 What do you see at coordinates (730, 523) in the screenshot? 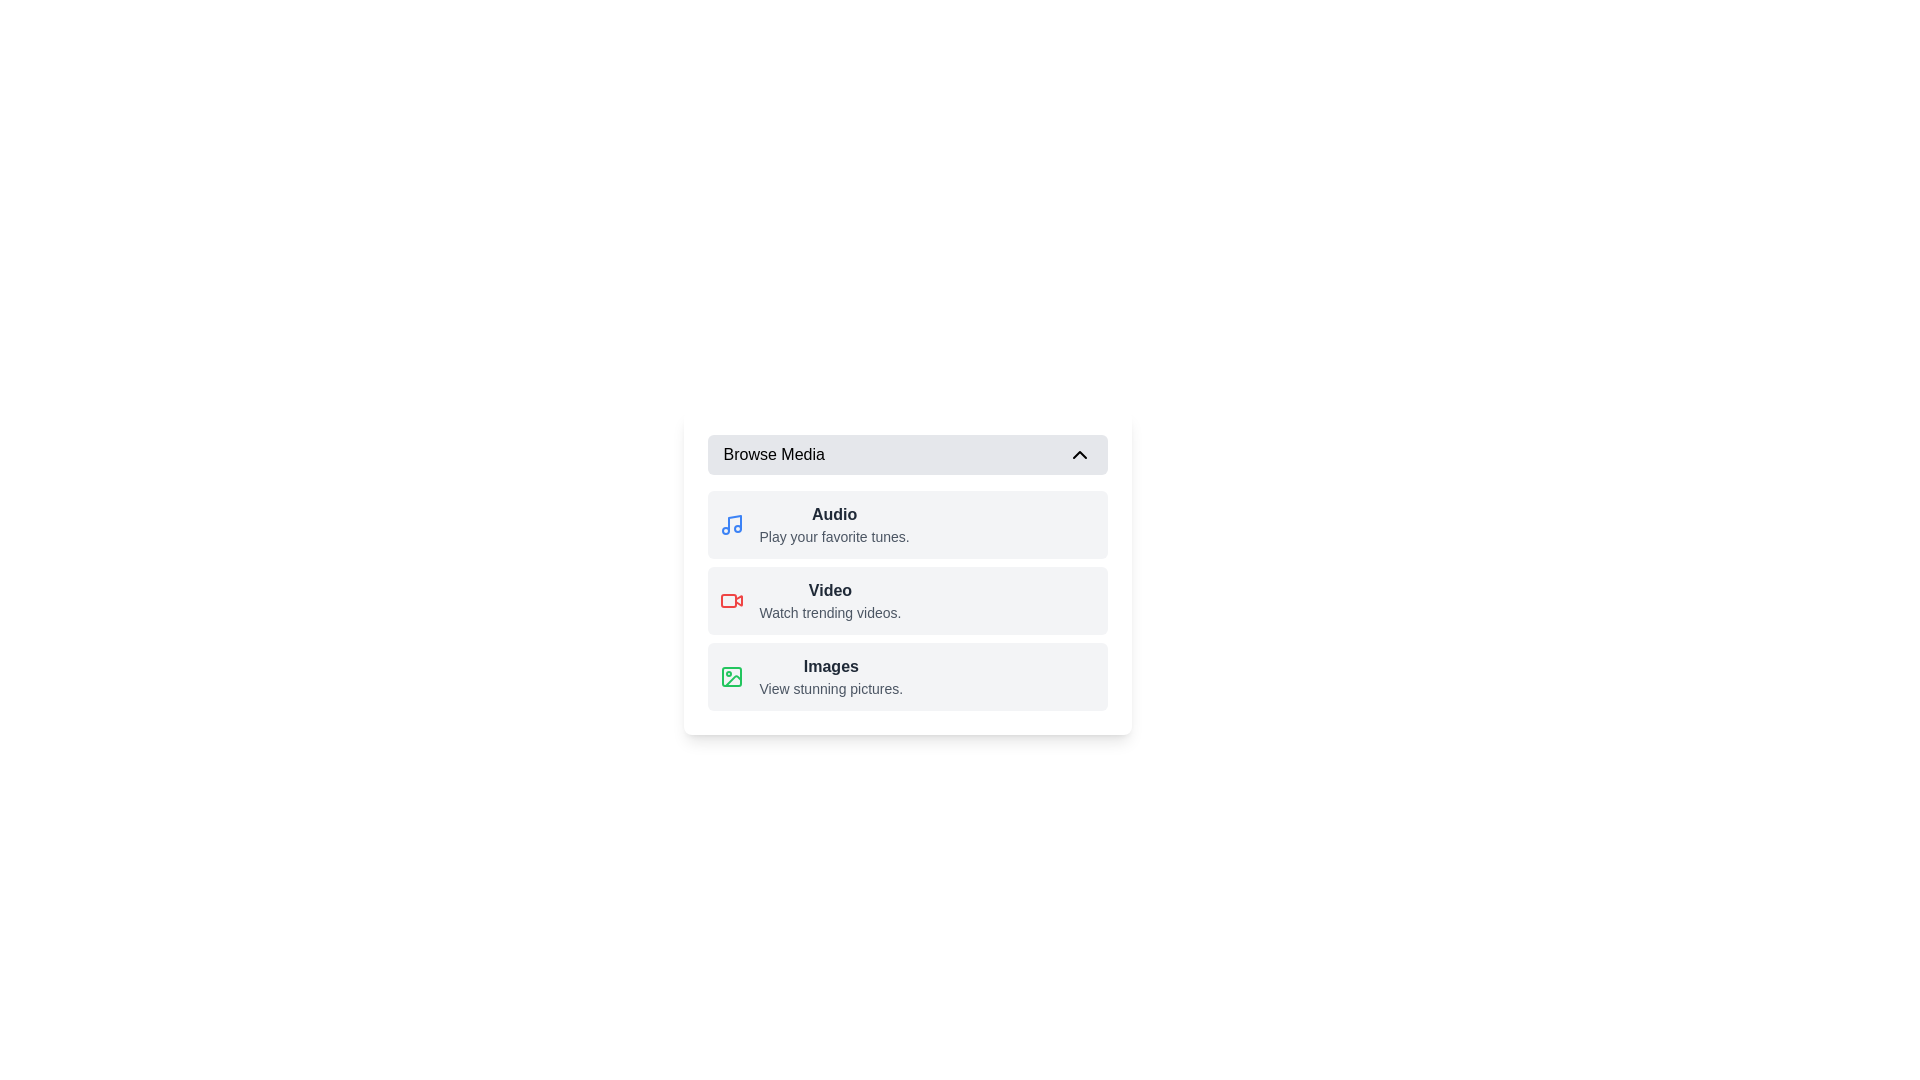
I see `the audio icon located at the top of the media options list, preceding the text 'Audio' and above the 'Video' option` at bounding box center [730, 523].